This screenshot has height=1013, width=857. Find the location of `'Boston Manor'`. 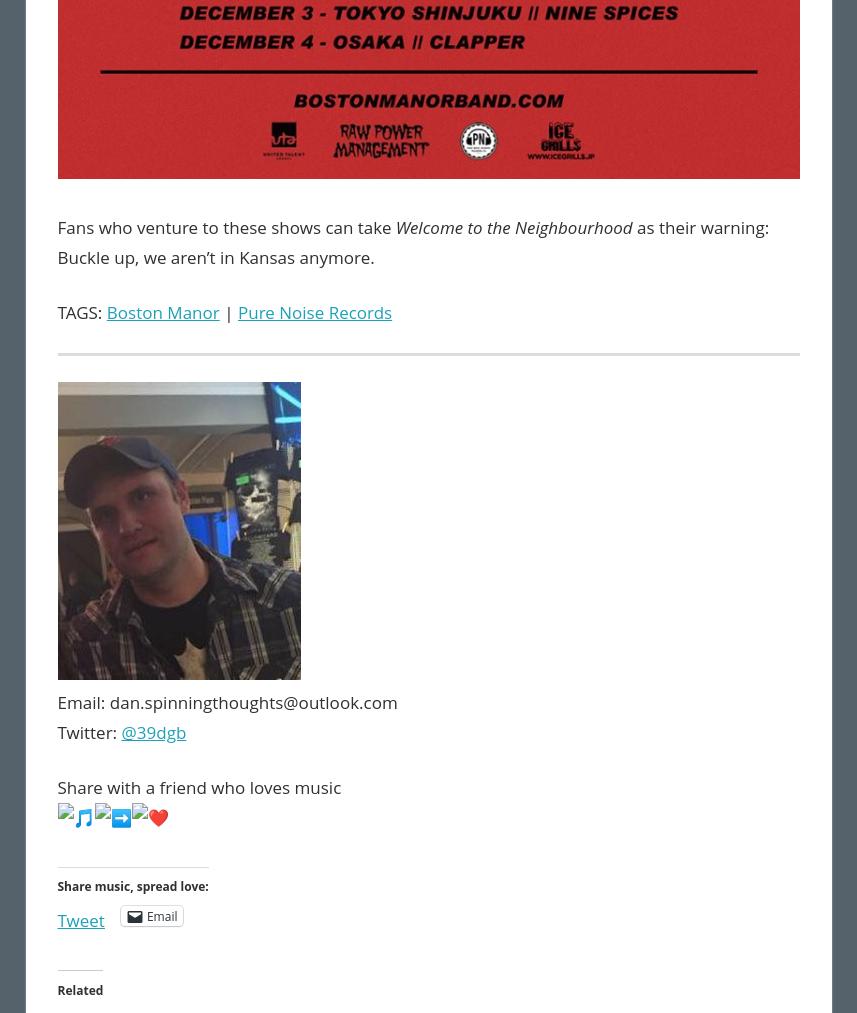

'Boston Manor' is located at coordinates (162, 311).